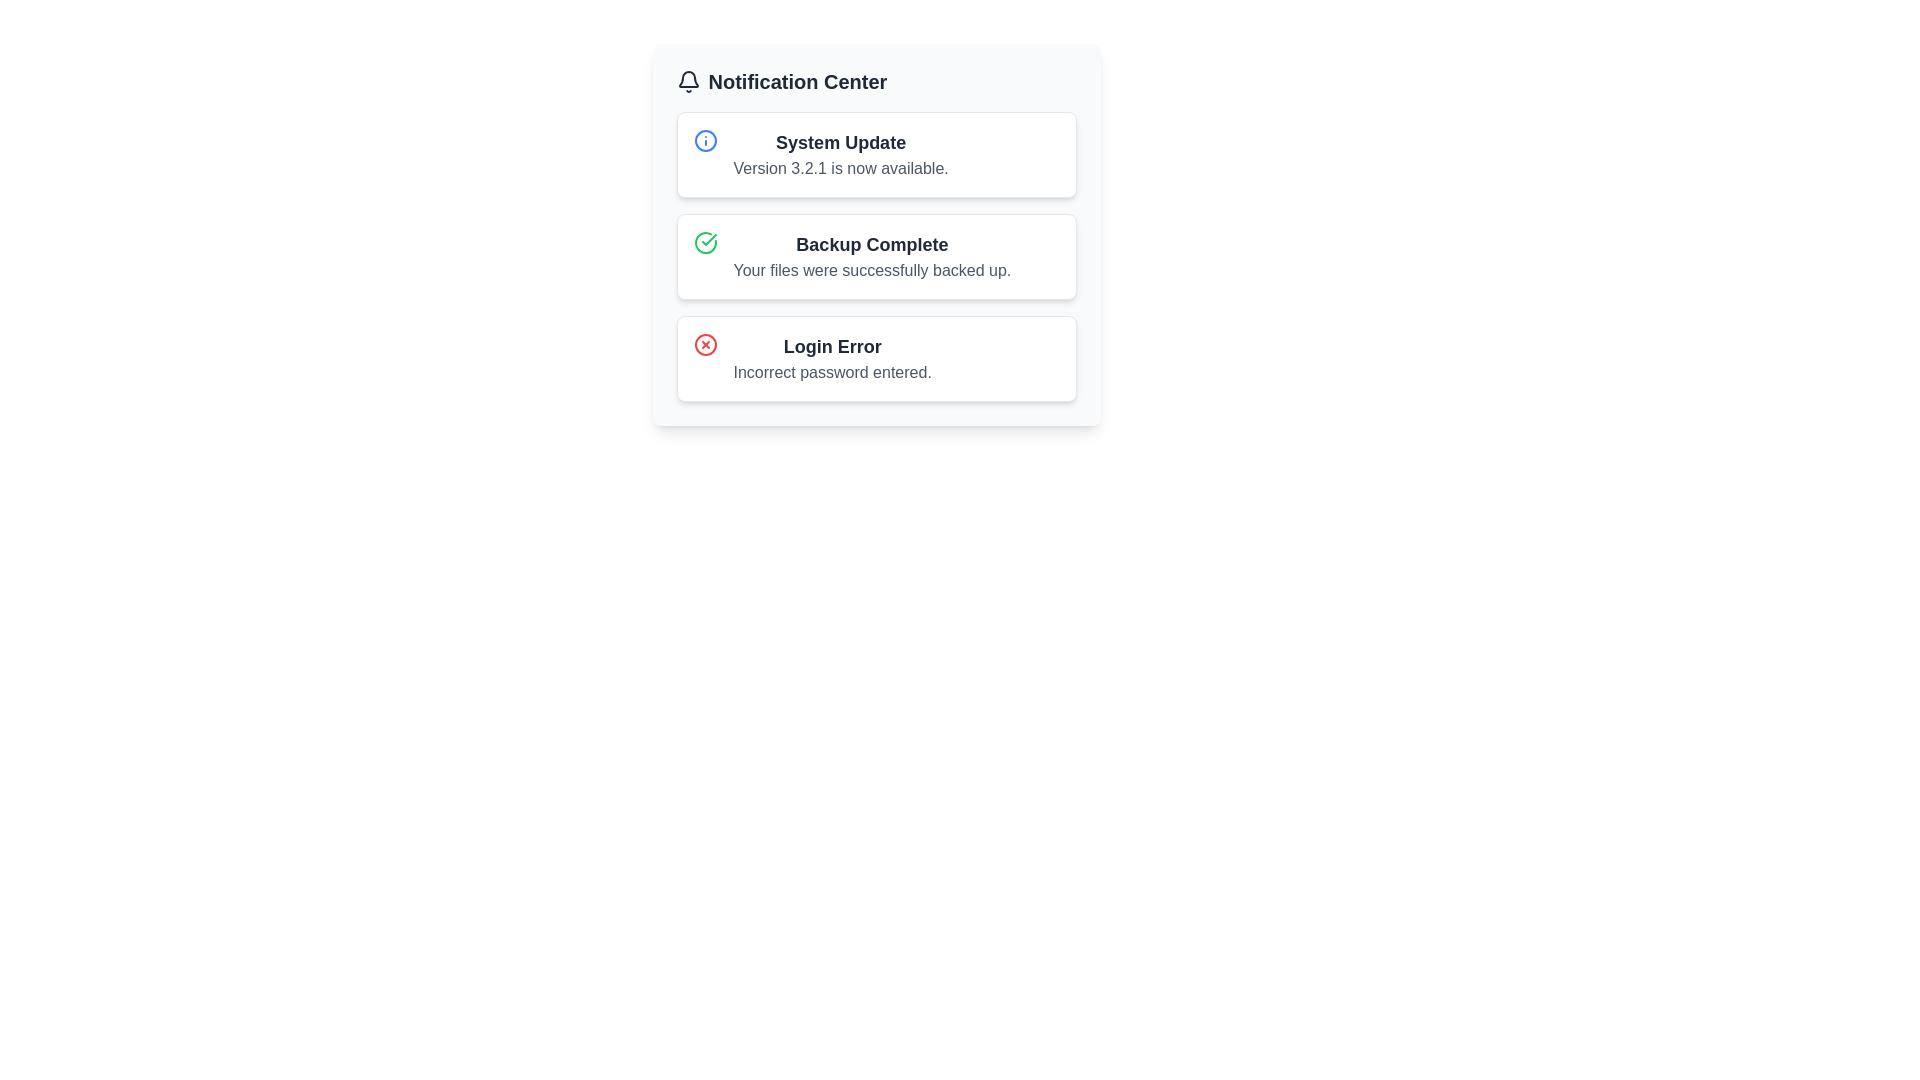 This screenshot has width=1920, height=1080. What do you see at coordinates (872, 256) in the screenshot?
I see `success message content from the second notification card in the Notification Center, which indicates that the files have been successfully backed up` at bounding box center [872, 256].